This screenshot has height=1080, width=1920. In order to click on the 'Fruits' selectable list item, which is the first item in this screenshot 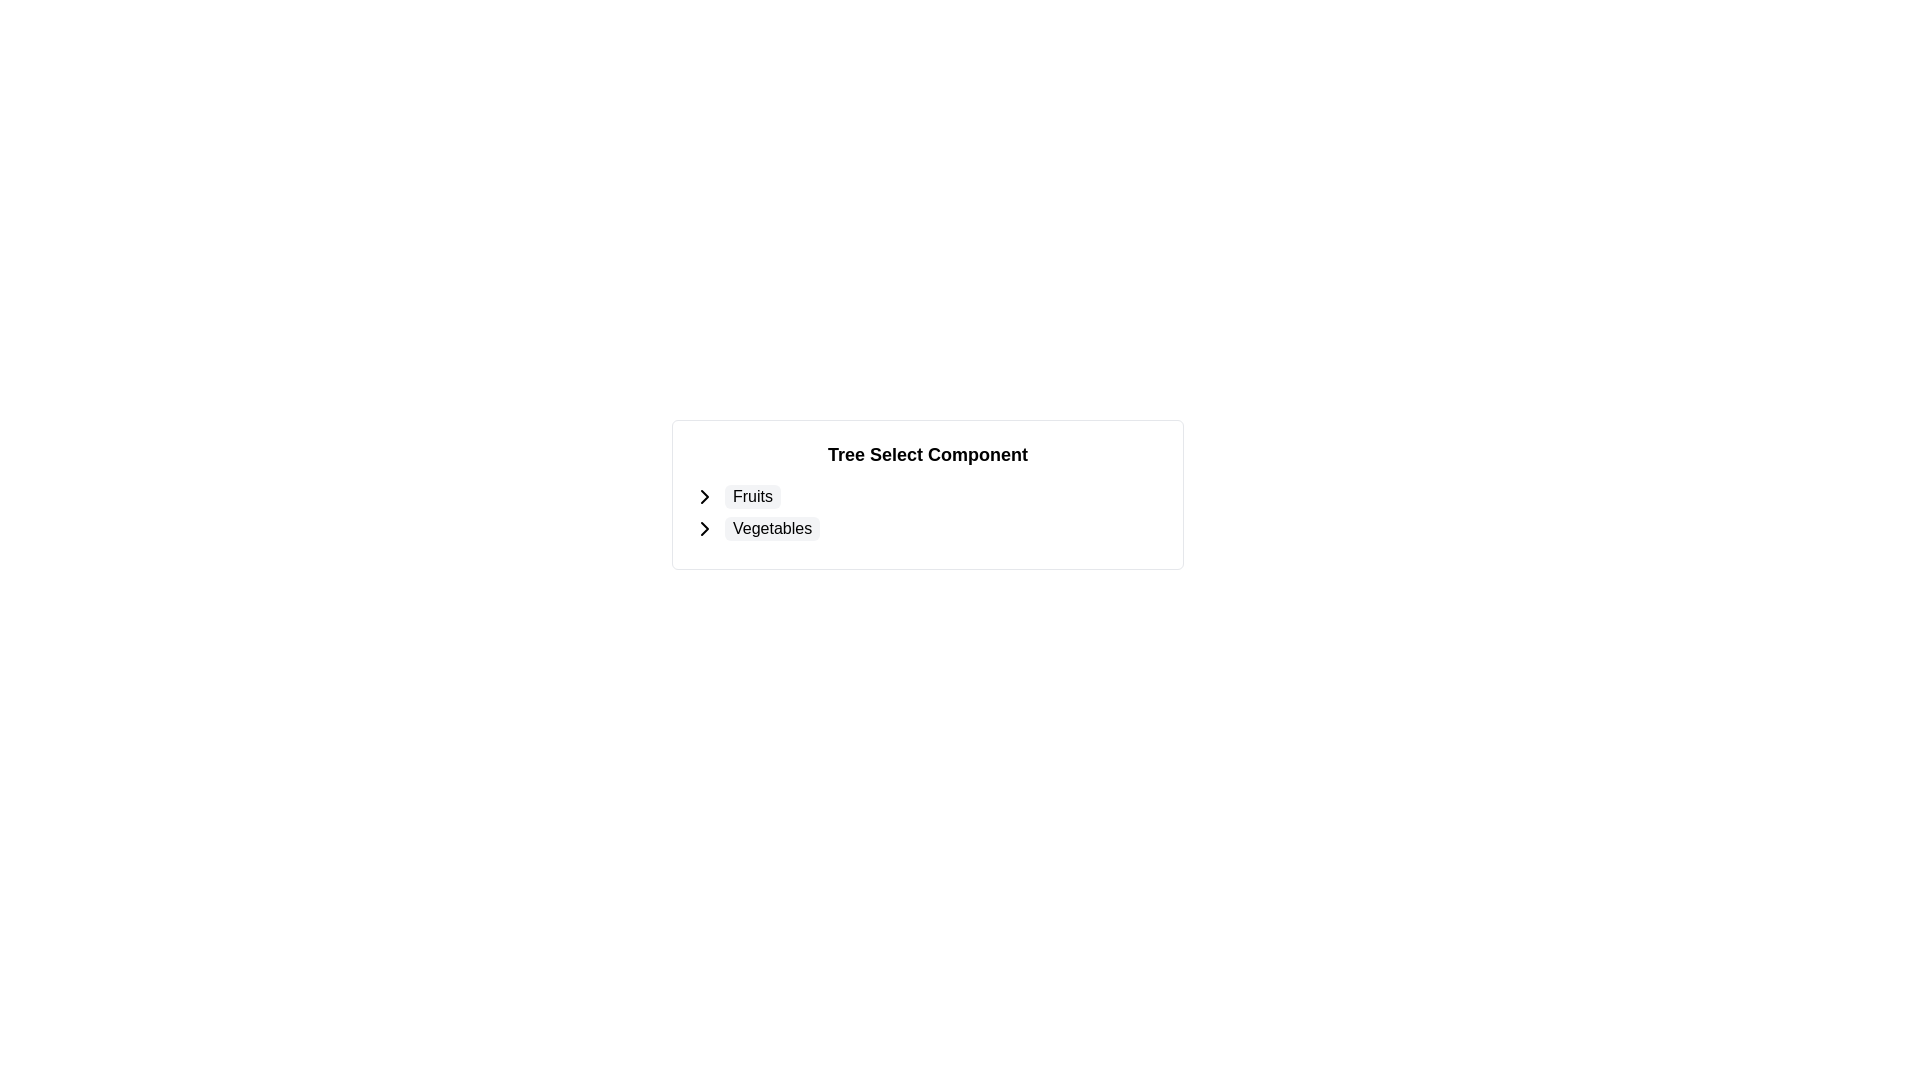, I will do `click(752, 496)`.